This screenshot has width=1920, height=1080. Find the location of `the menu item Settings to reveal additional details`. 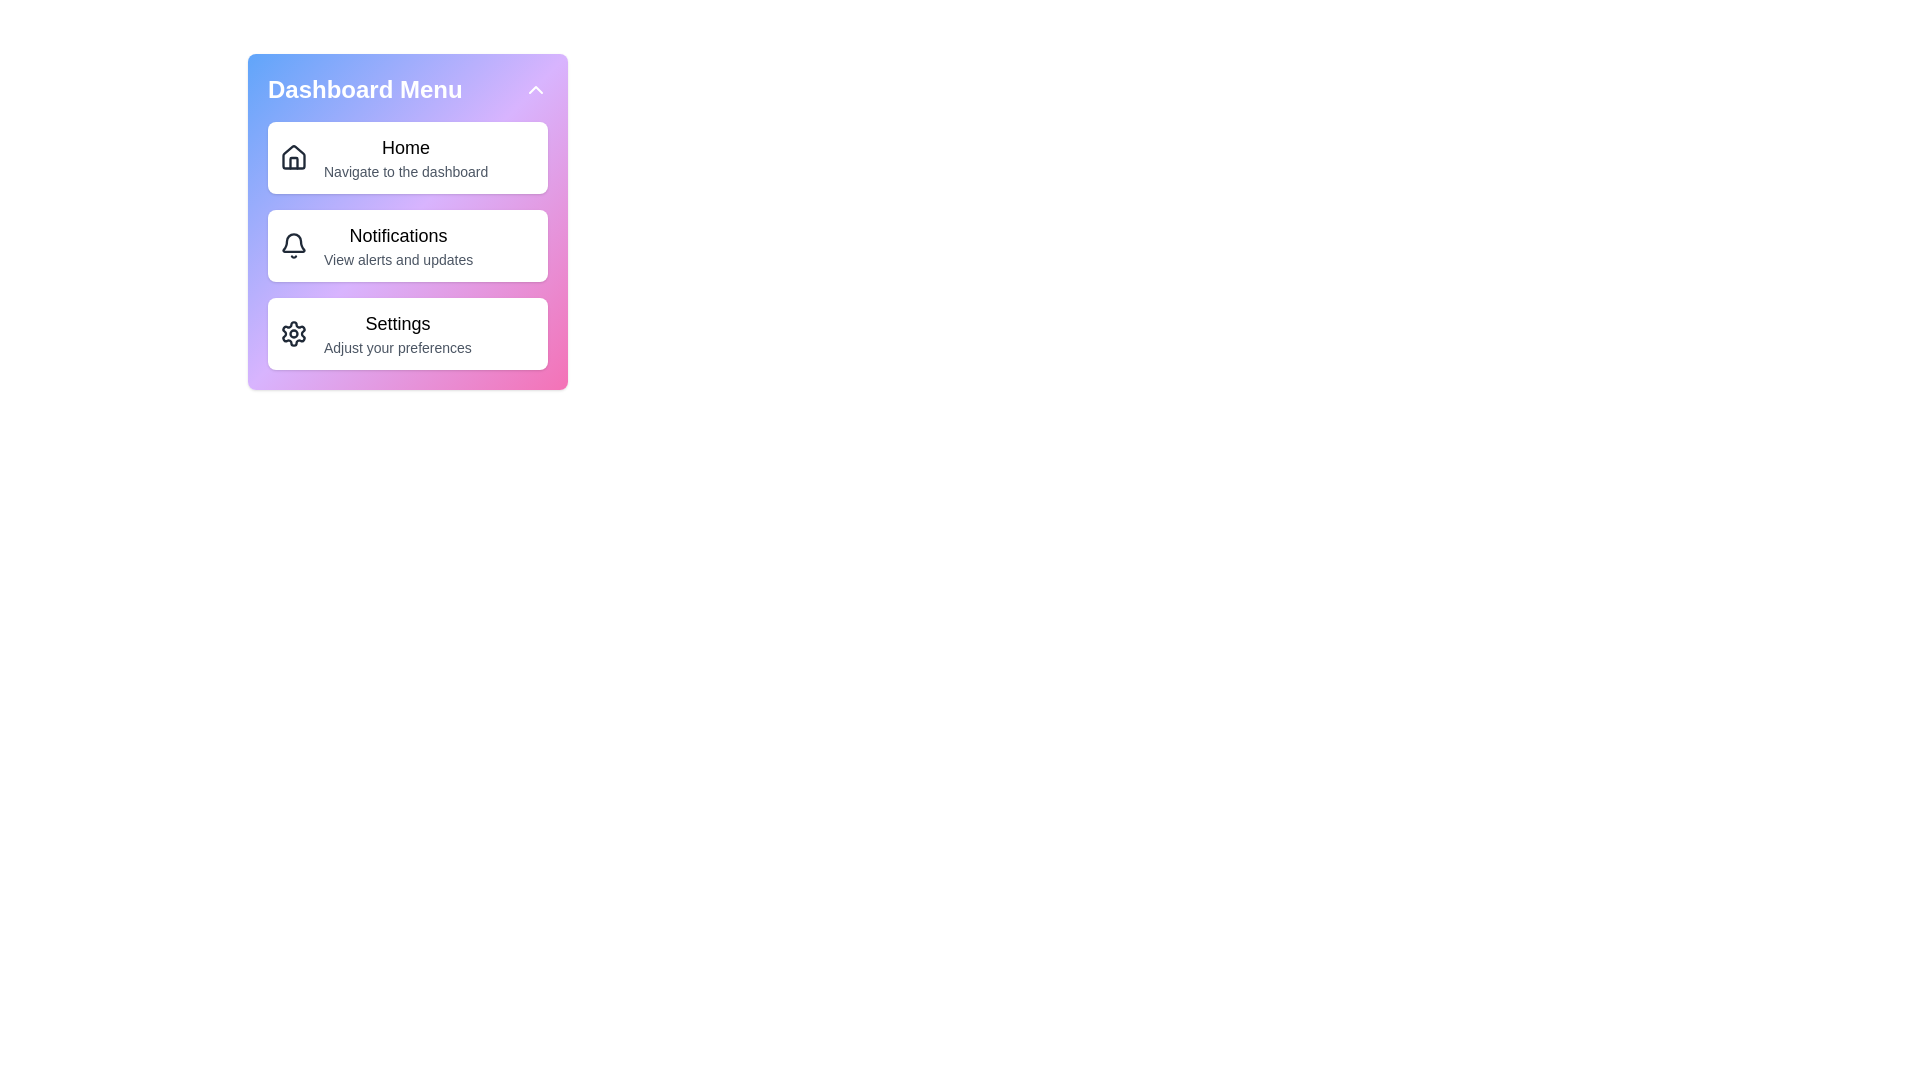

the menu item Settings to reveal additional details is located at coordinates (407, 333).